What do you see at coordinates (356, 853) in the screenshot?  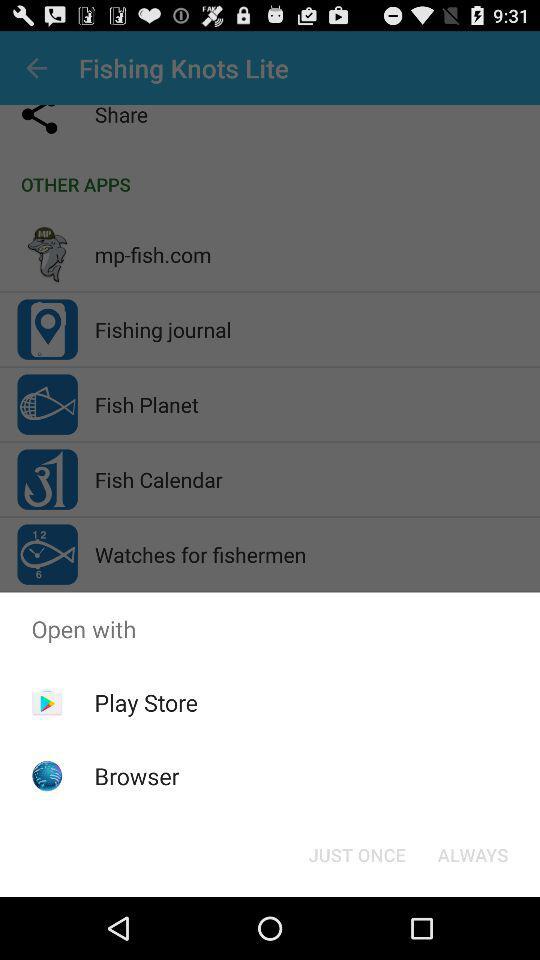 I see `item at the bottom` at bounding box center [356, 853].